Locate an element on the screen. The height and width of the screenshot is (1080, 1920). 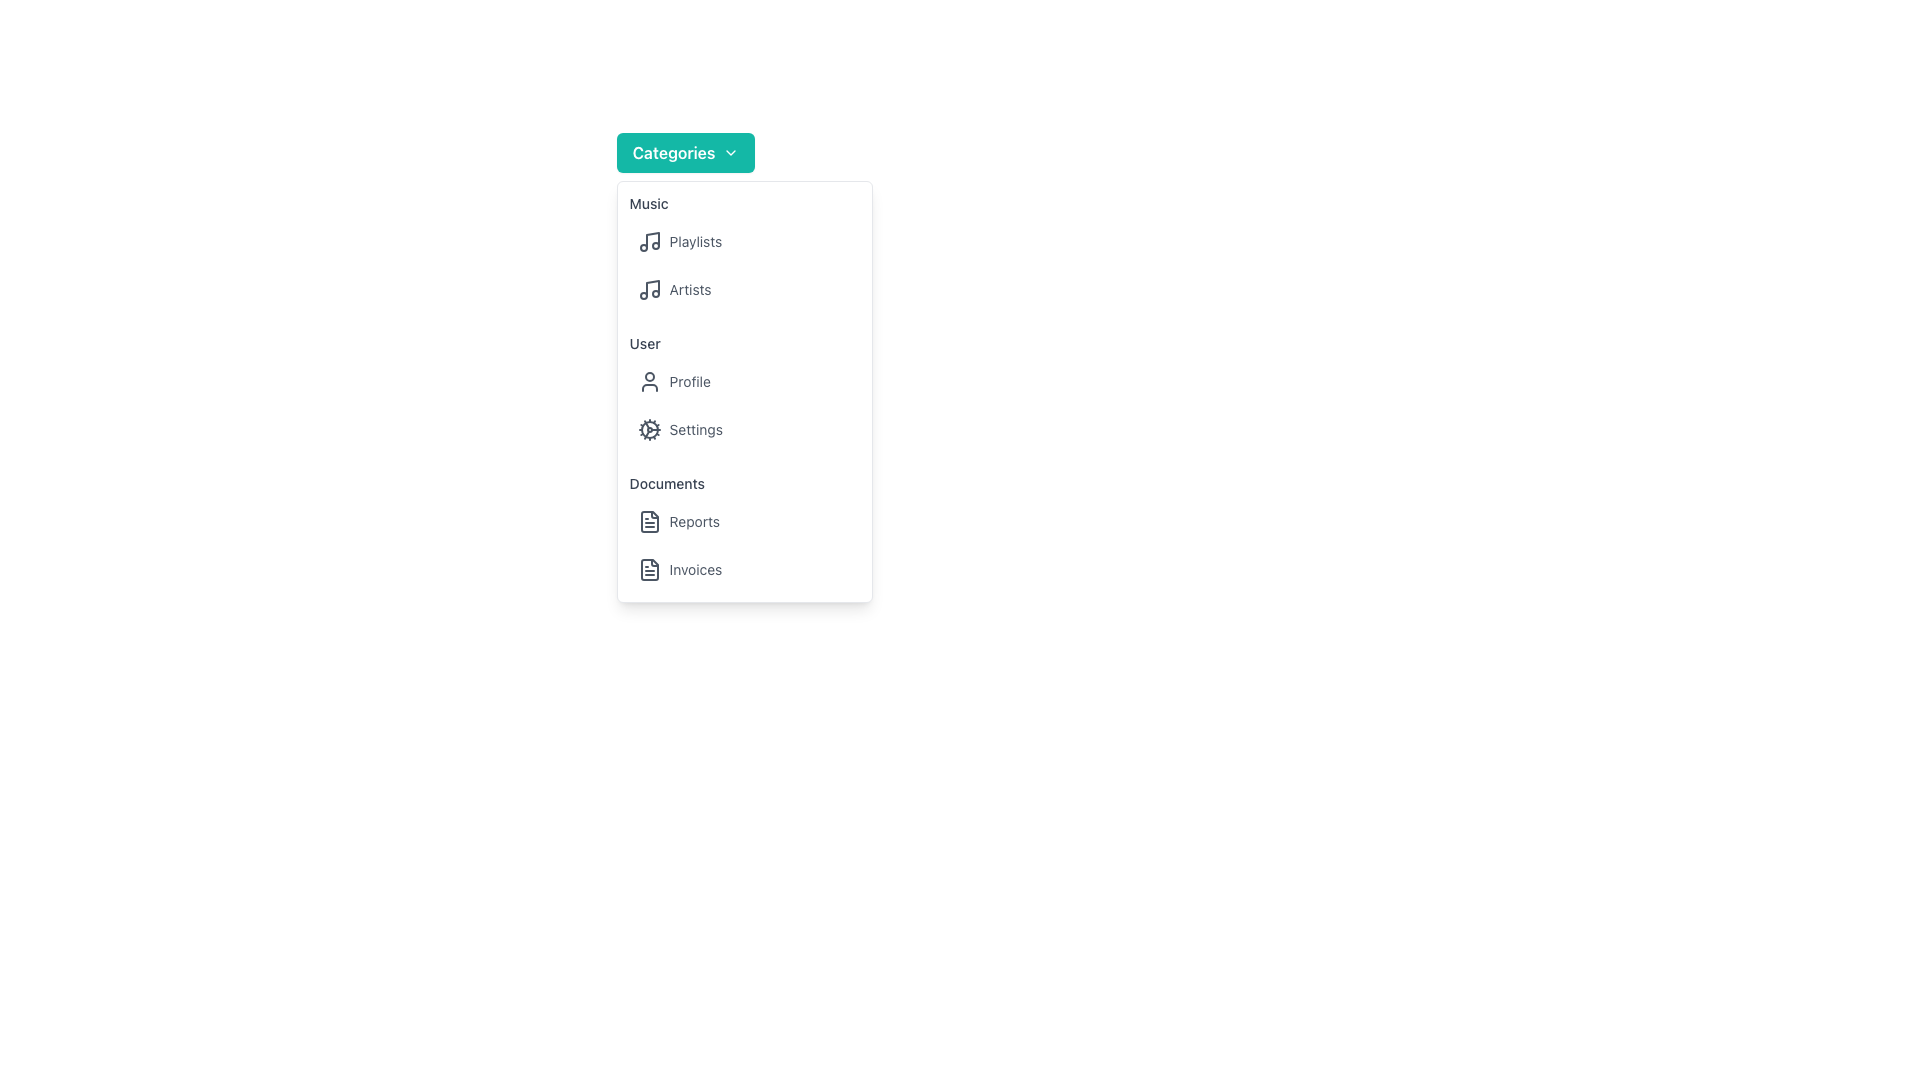
the 'Reports' navigation link located in the 'Documents' section of the menu, which is positioned above the 'Invoices' element is located at coordinates (743, 520).